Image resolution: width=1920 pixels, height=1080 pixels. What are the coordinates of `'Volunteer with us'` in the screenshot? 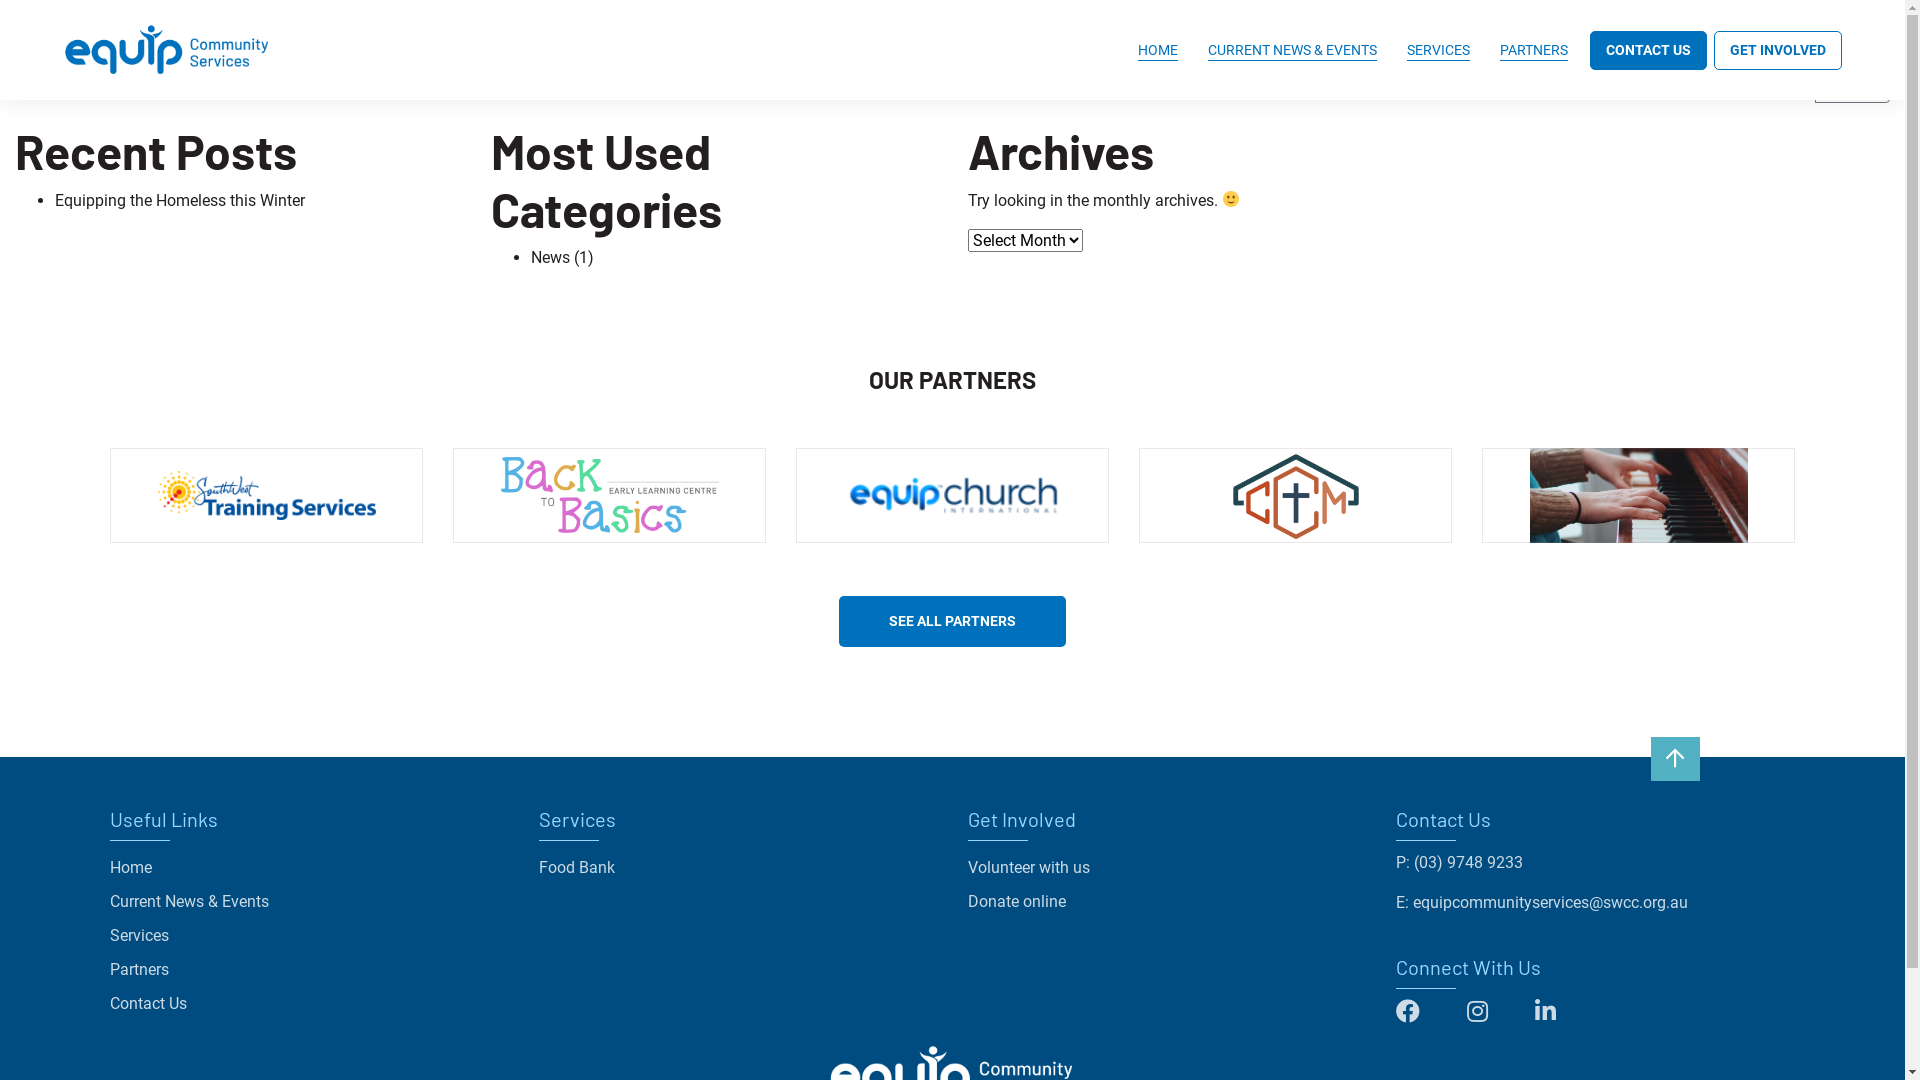 It's located at (1028, 866).